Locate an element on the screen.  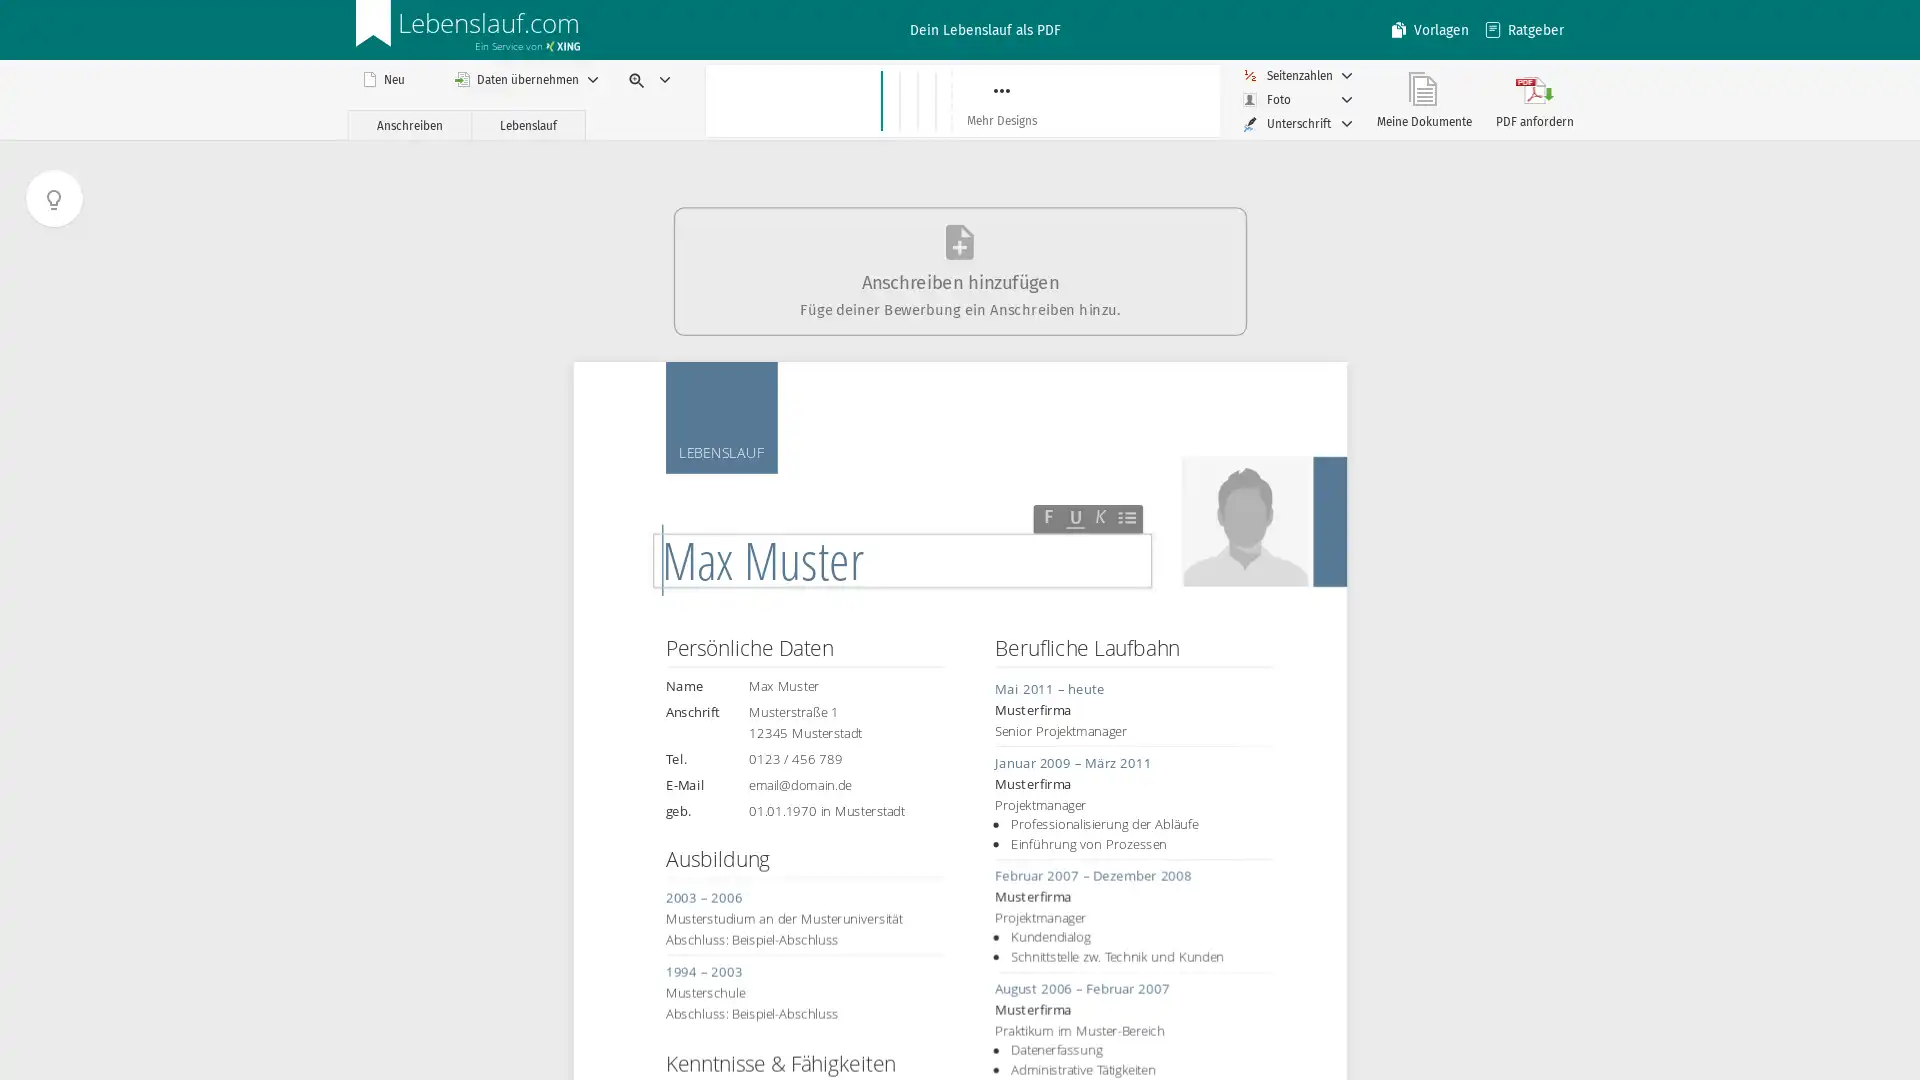
Anschreiben hinzufugen Fuge deiner Bewerbung ein Anschreiben hinzu. is located at coordinates (958, 271).